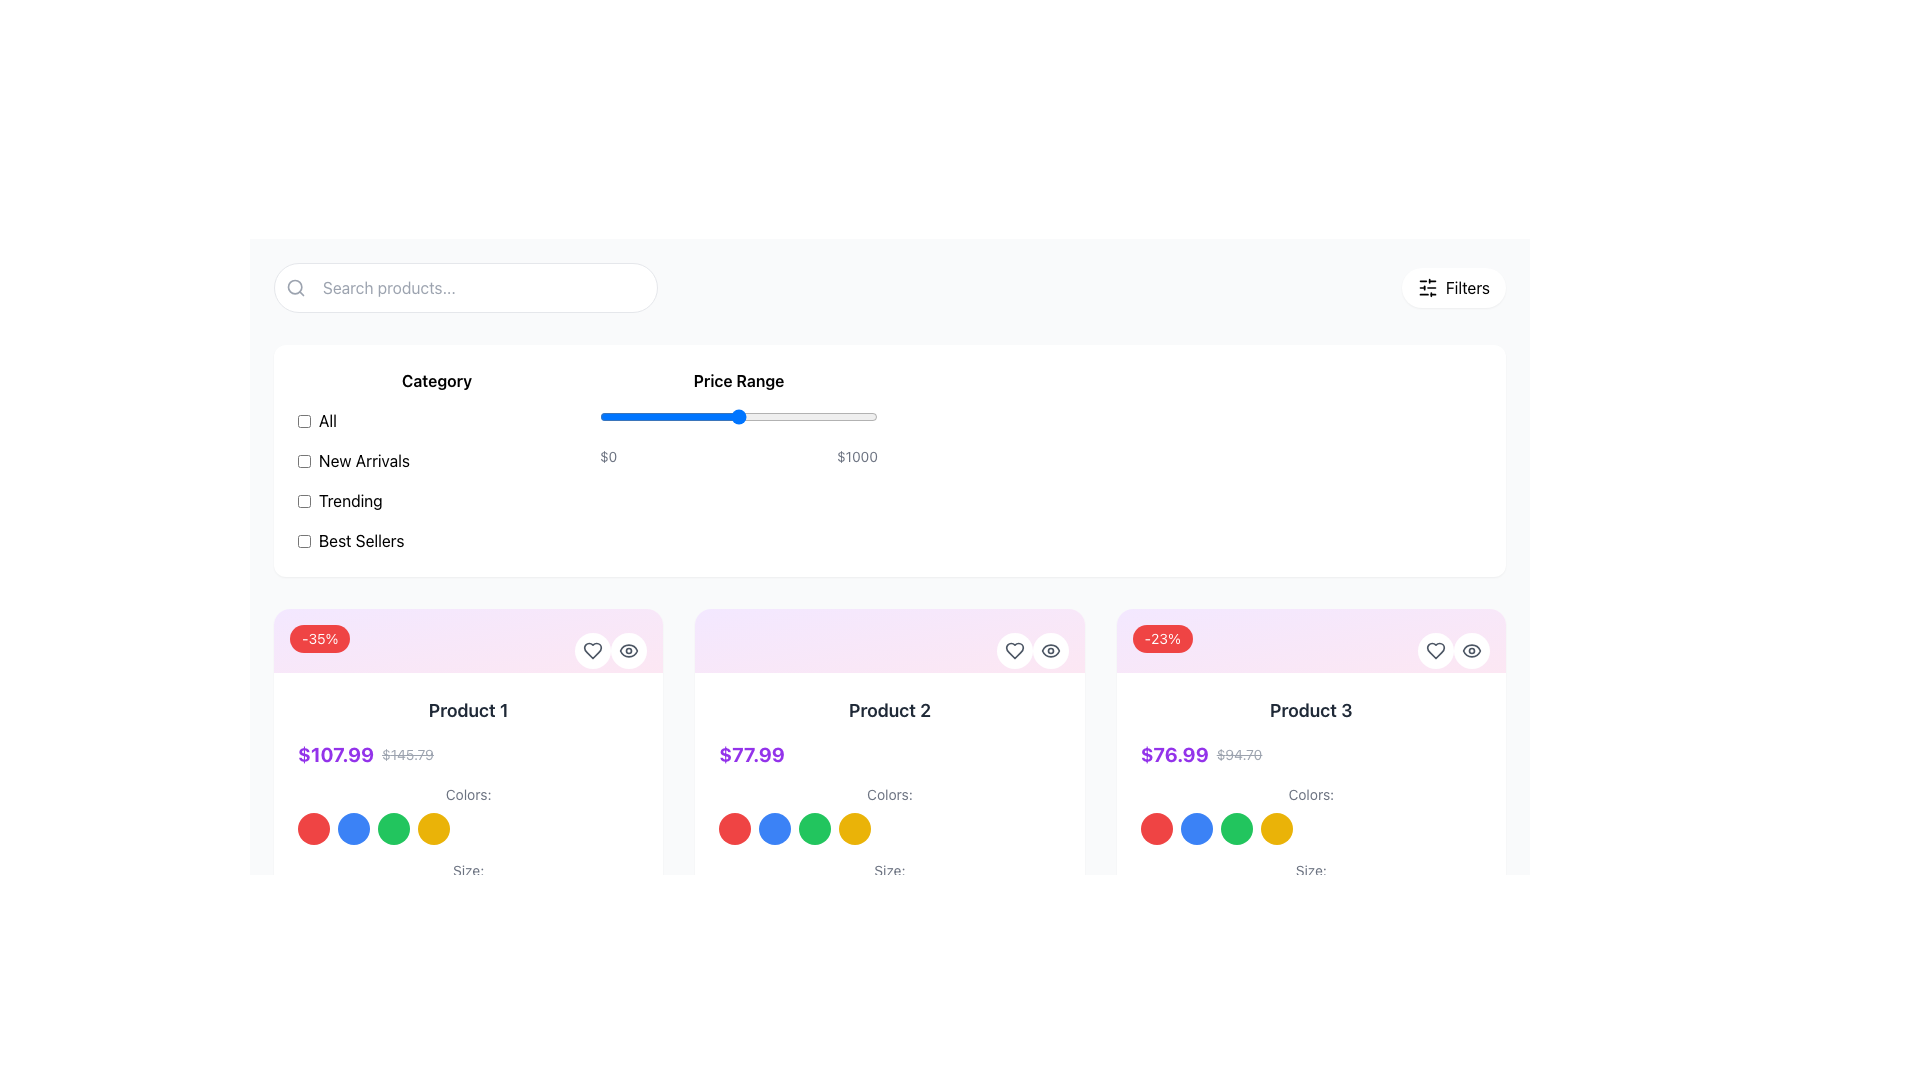  What do you see at coordinates (1311, 841) in the screenshot?
I see `the third product card in the e-commerce interface, which displays 'Product 3', a current price of '$76.99' in bold purple, and an 'Add to Cart' button at the bottom` at bounding box center [1311, 841].